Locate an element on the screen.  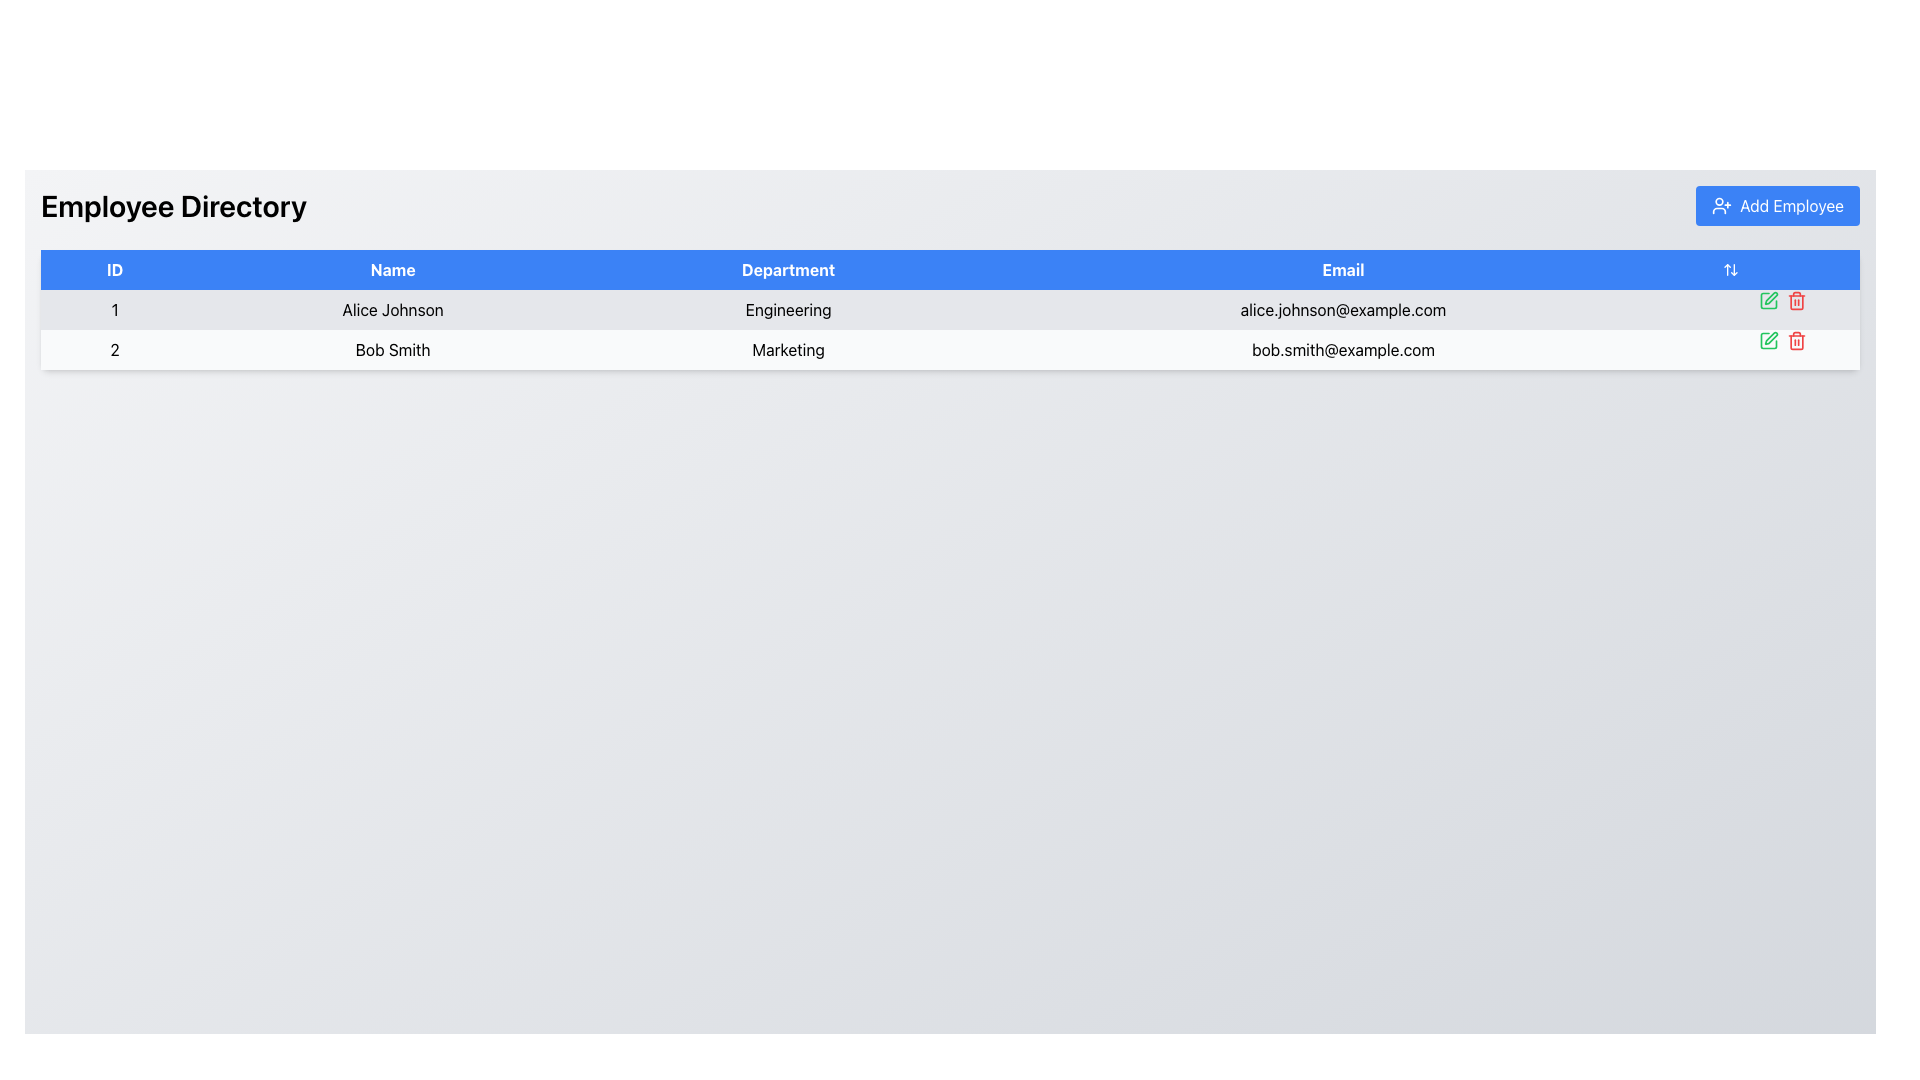
text from the 'Employee Directory' label located at the top-left area of the page is located at coordinates (173, 205).